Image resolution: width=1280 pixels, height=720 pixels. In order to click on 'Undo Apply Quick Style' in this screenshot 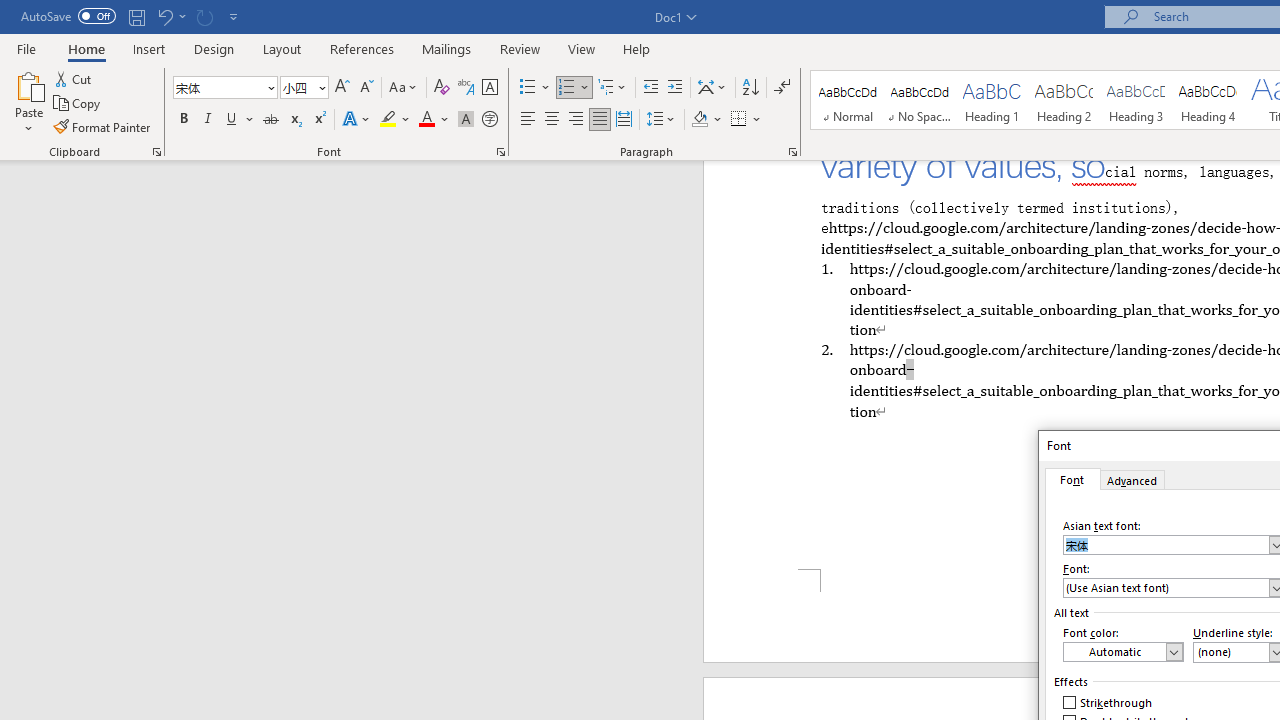, I will do `click(164, 16)`.